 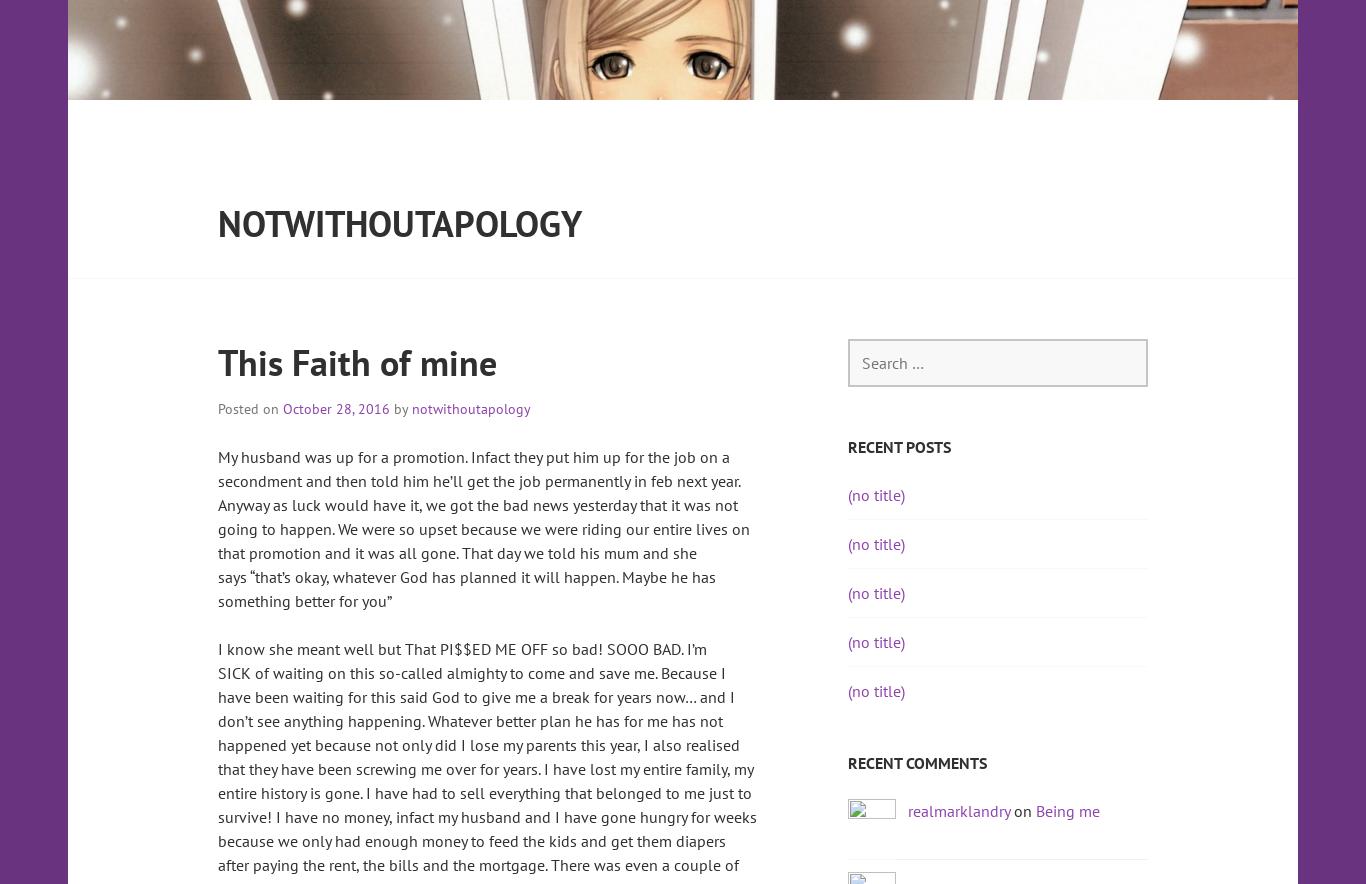 What do you see at coordinates (336, 408) in the screenshot?
I see `'October 28, 2016'` at bounding box center [336, 408].